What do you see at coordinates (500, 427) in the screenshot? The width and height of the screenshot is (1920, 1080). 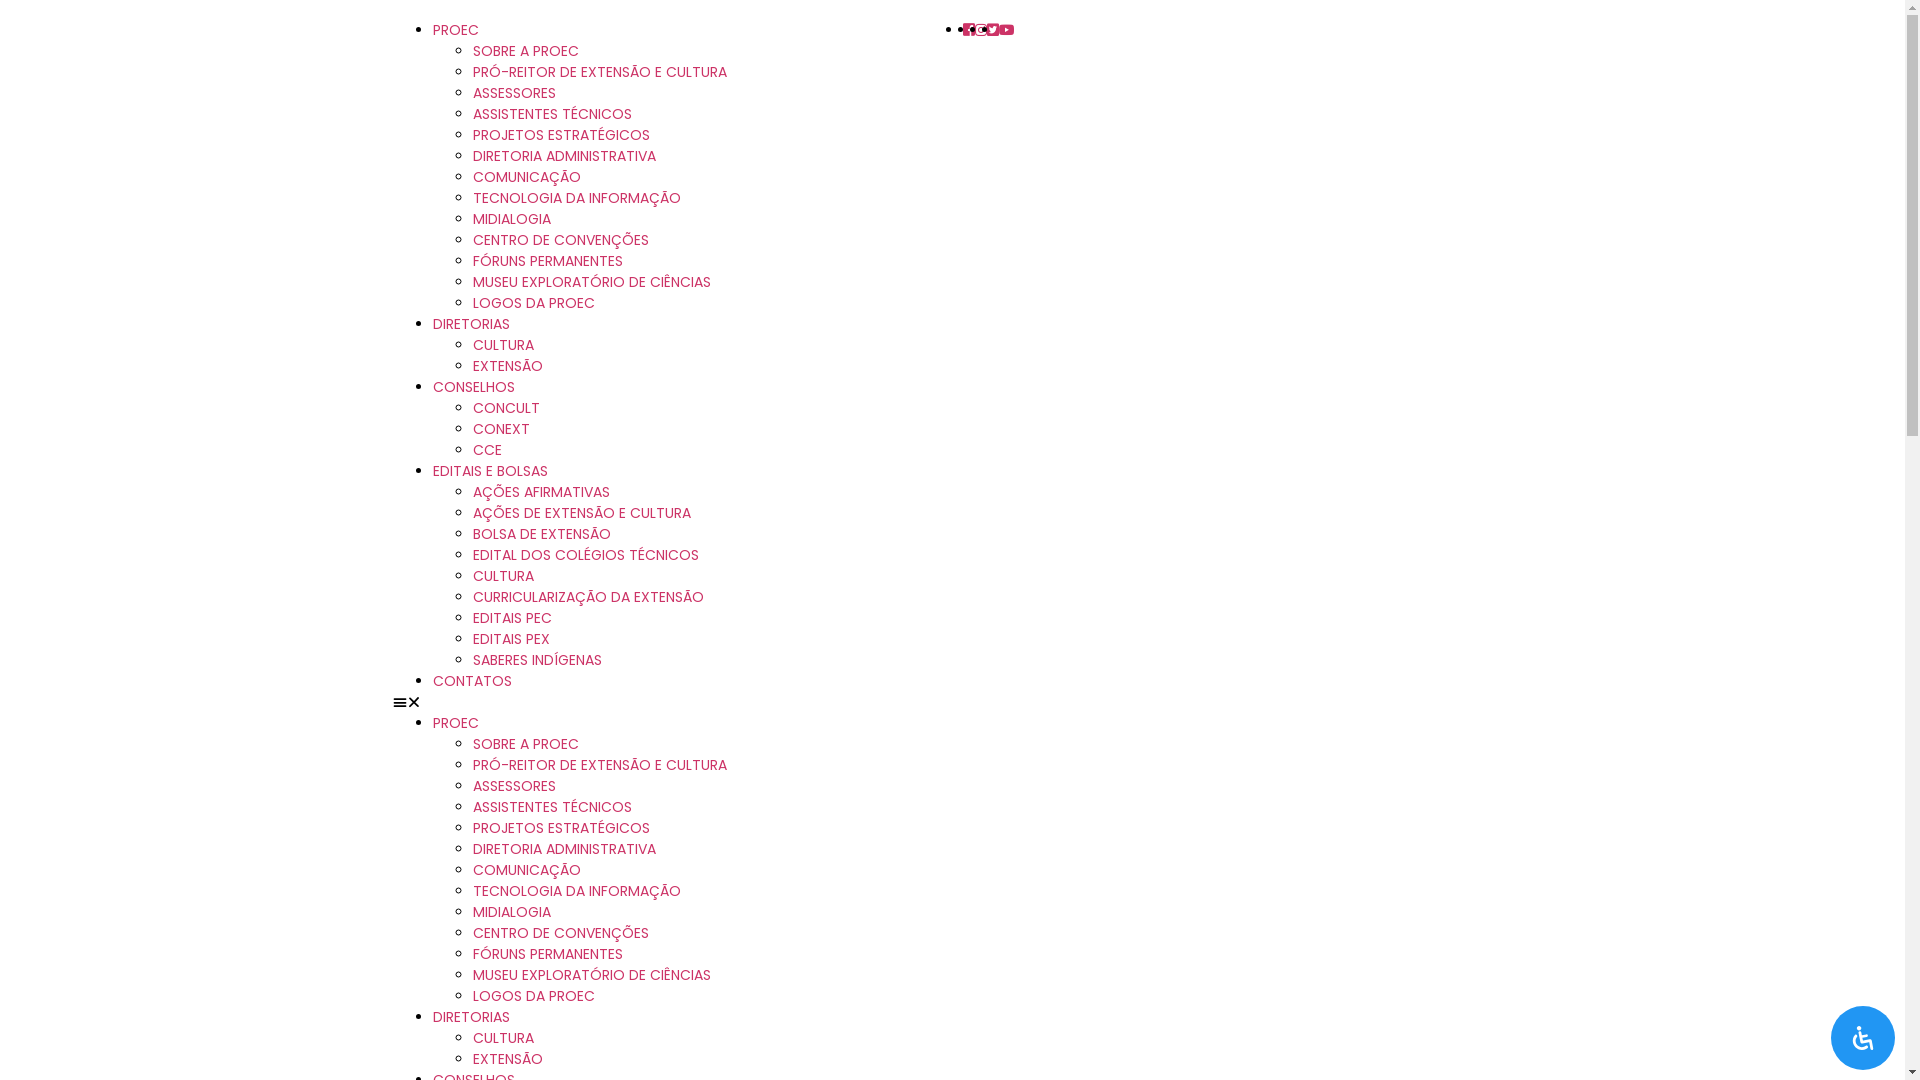 I see `'CONEXT'` at bounding box center [500, 427].